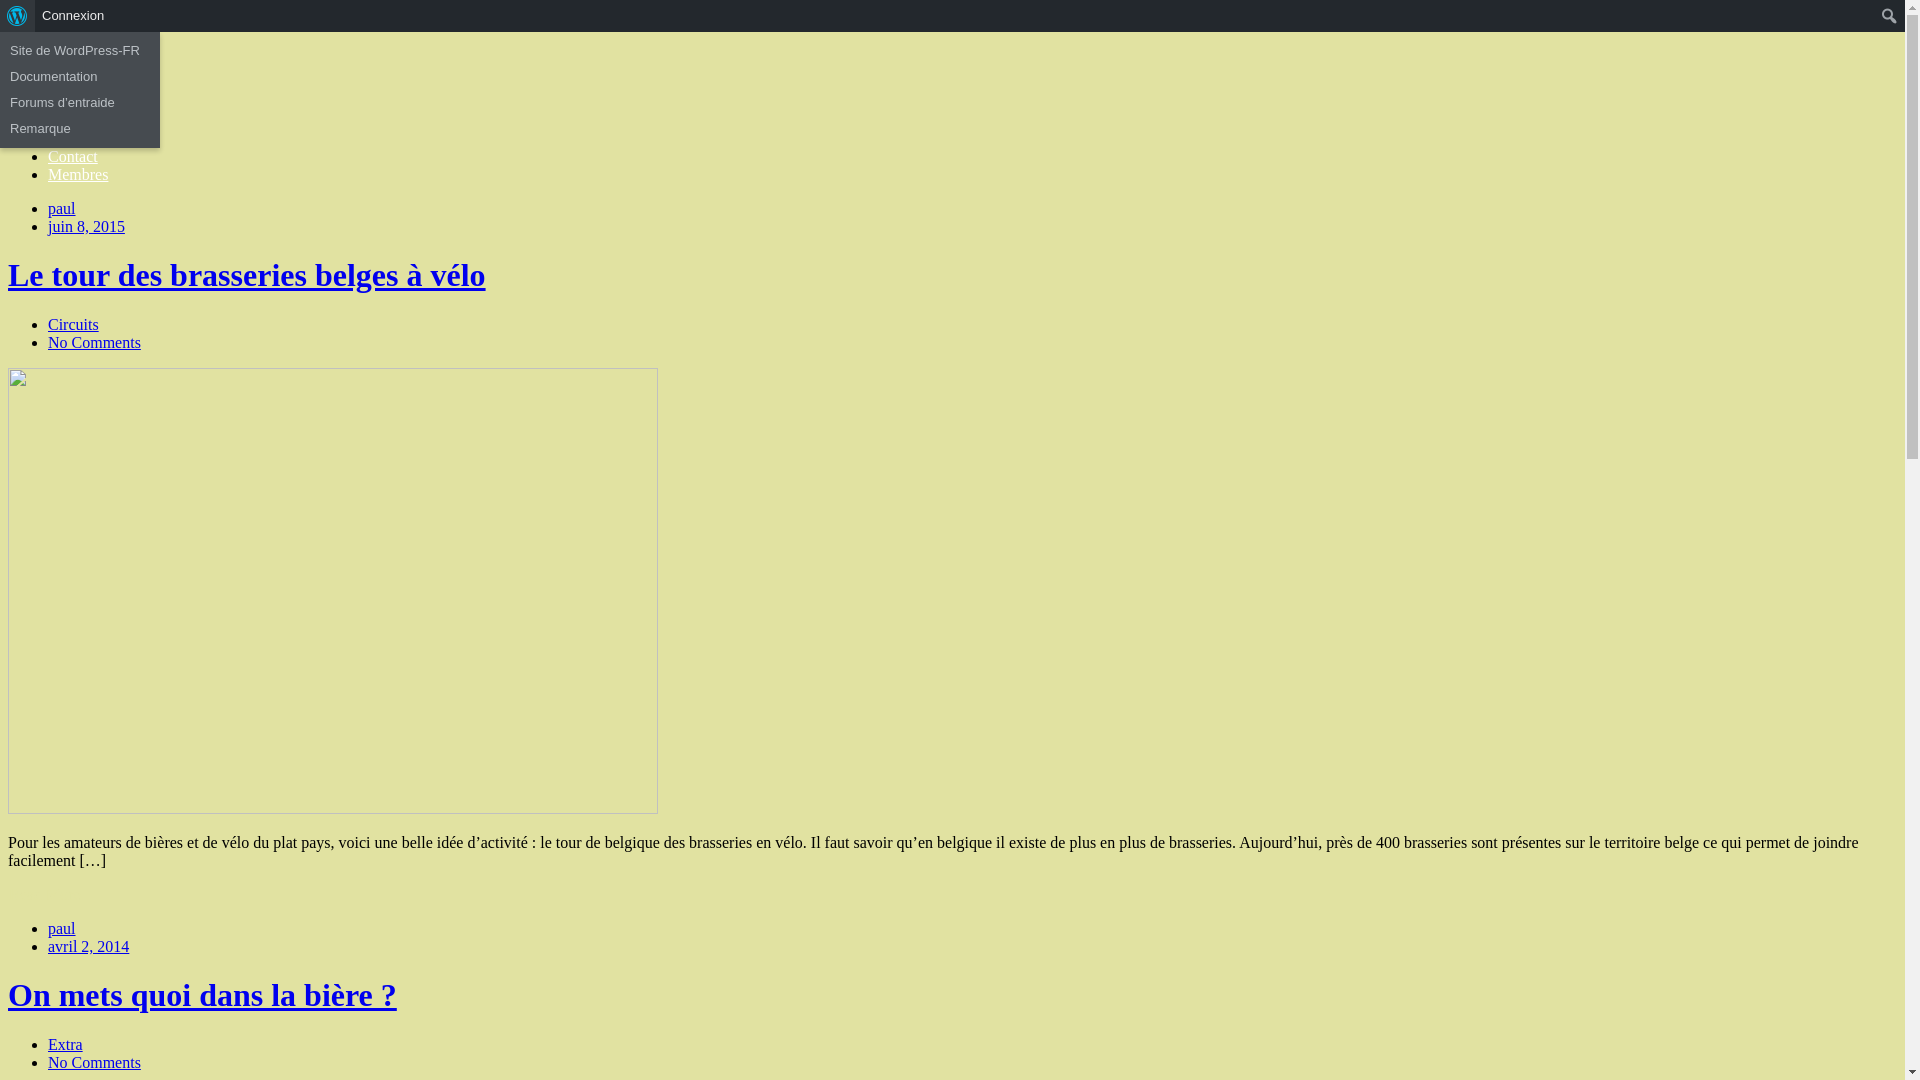 The height and width of the screenshot is (1080, 1920). What do you see at coordinates (48, 341) in the screenshot?
I see `'No Comments'` at bounding box center [48, 341].